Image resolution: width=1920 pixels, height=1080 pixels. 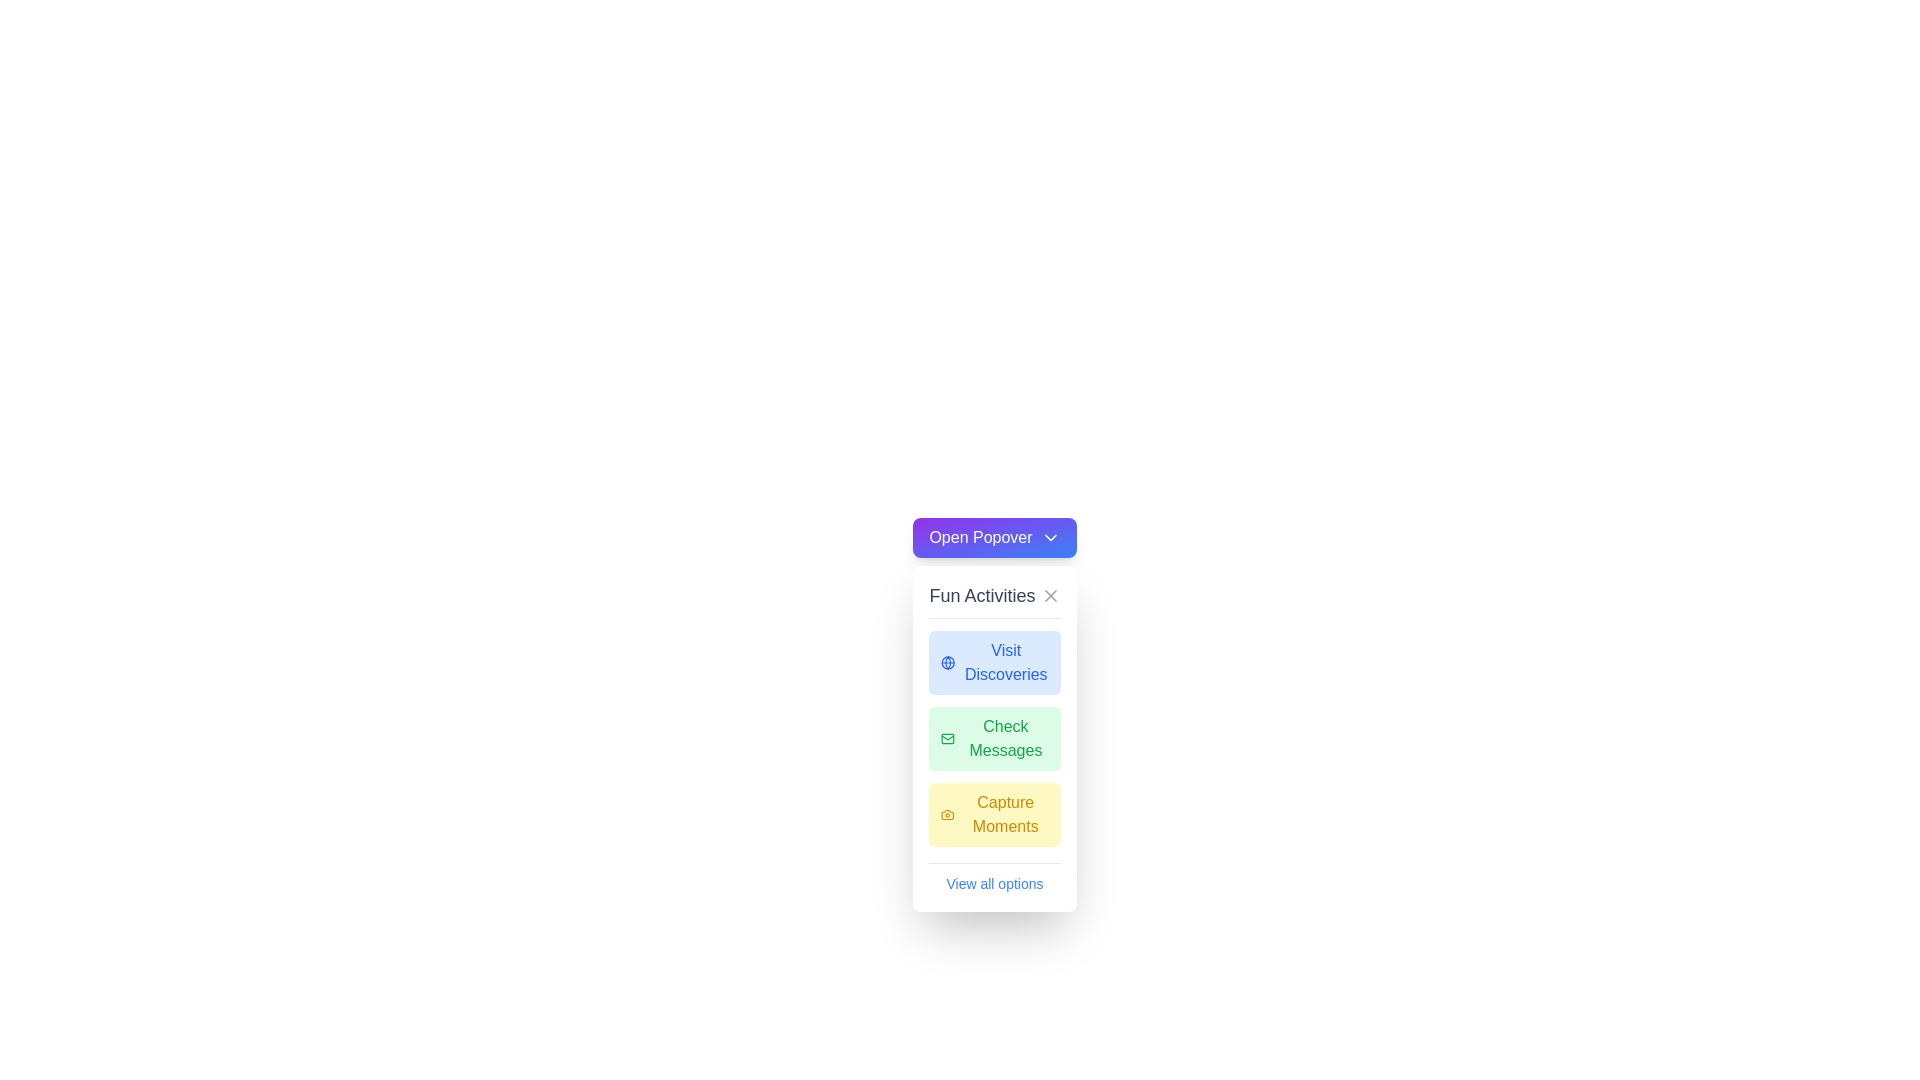 What do you see at coordinates (994, 536) in the screenshot?
I see `the 'Open Popover' button with a gradient background` at bounding box center [994, 536].